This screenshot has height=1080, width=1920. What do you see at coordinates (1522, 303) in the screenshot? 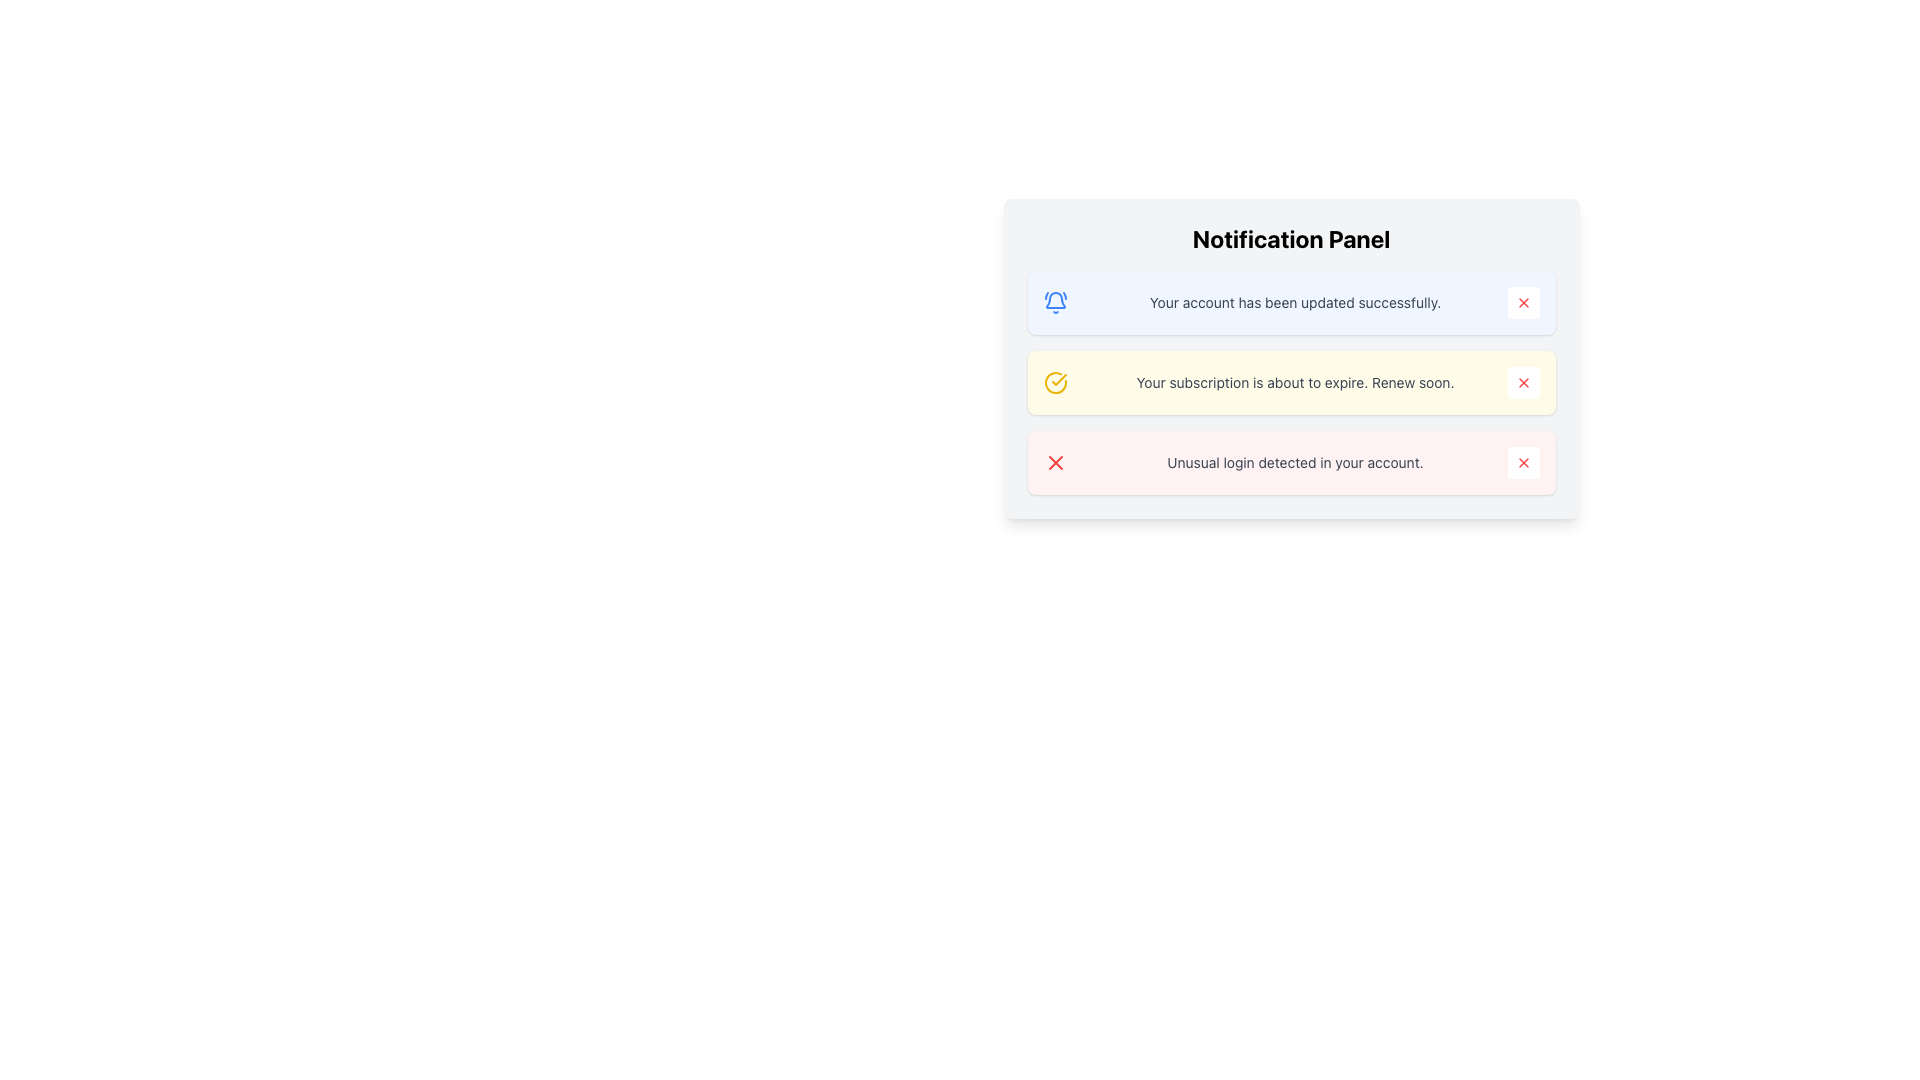
I see `the Close button (red 'X' icon) located at the top-right corner of the first notification entry with the message 'Your account has been updated successfully'` at bounding box center [1522, 303].